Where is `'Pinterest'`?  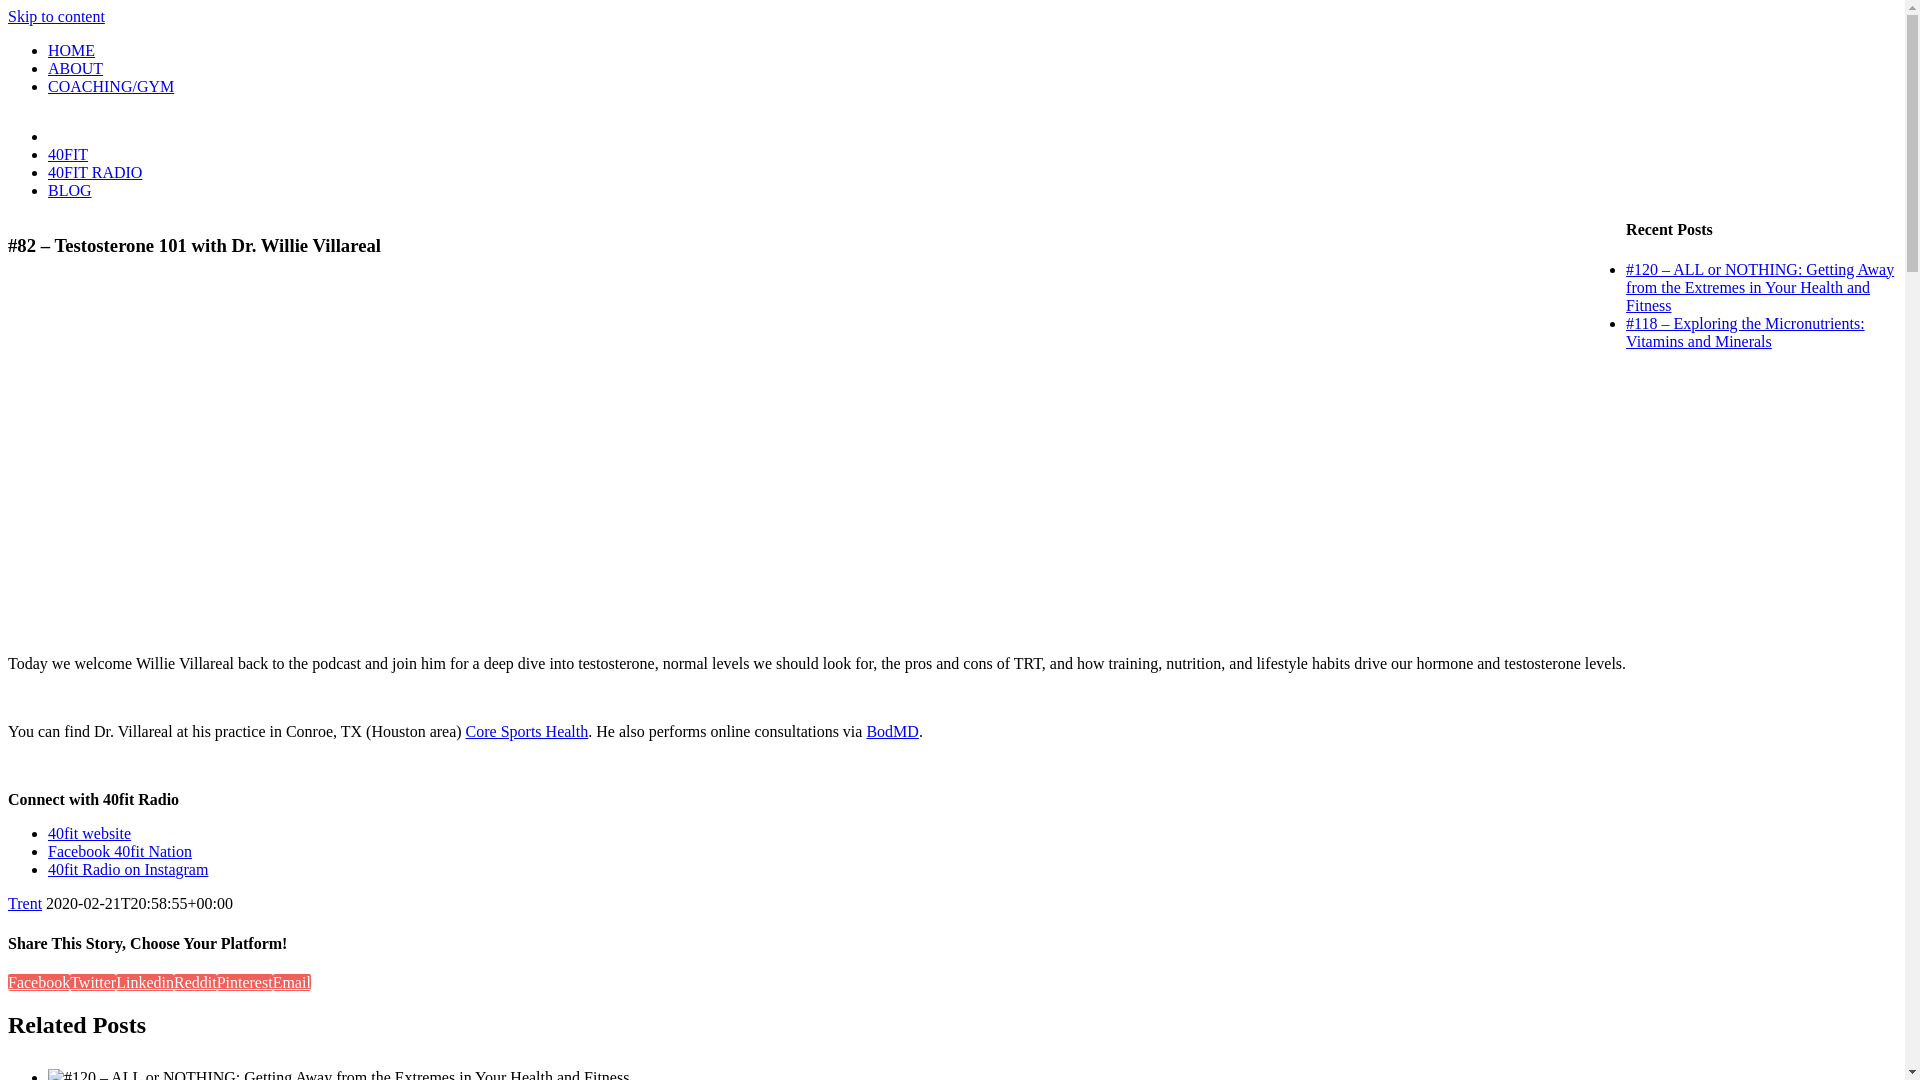 'Pinterest' is located at coordinates (243, 981).